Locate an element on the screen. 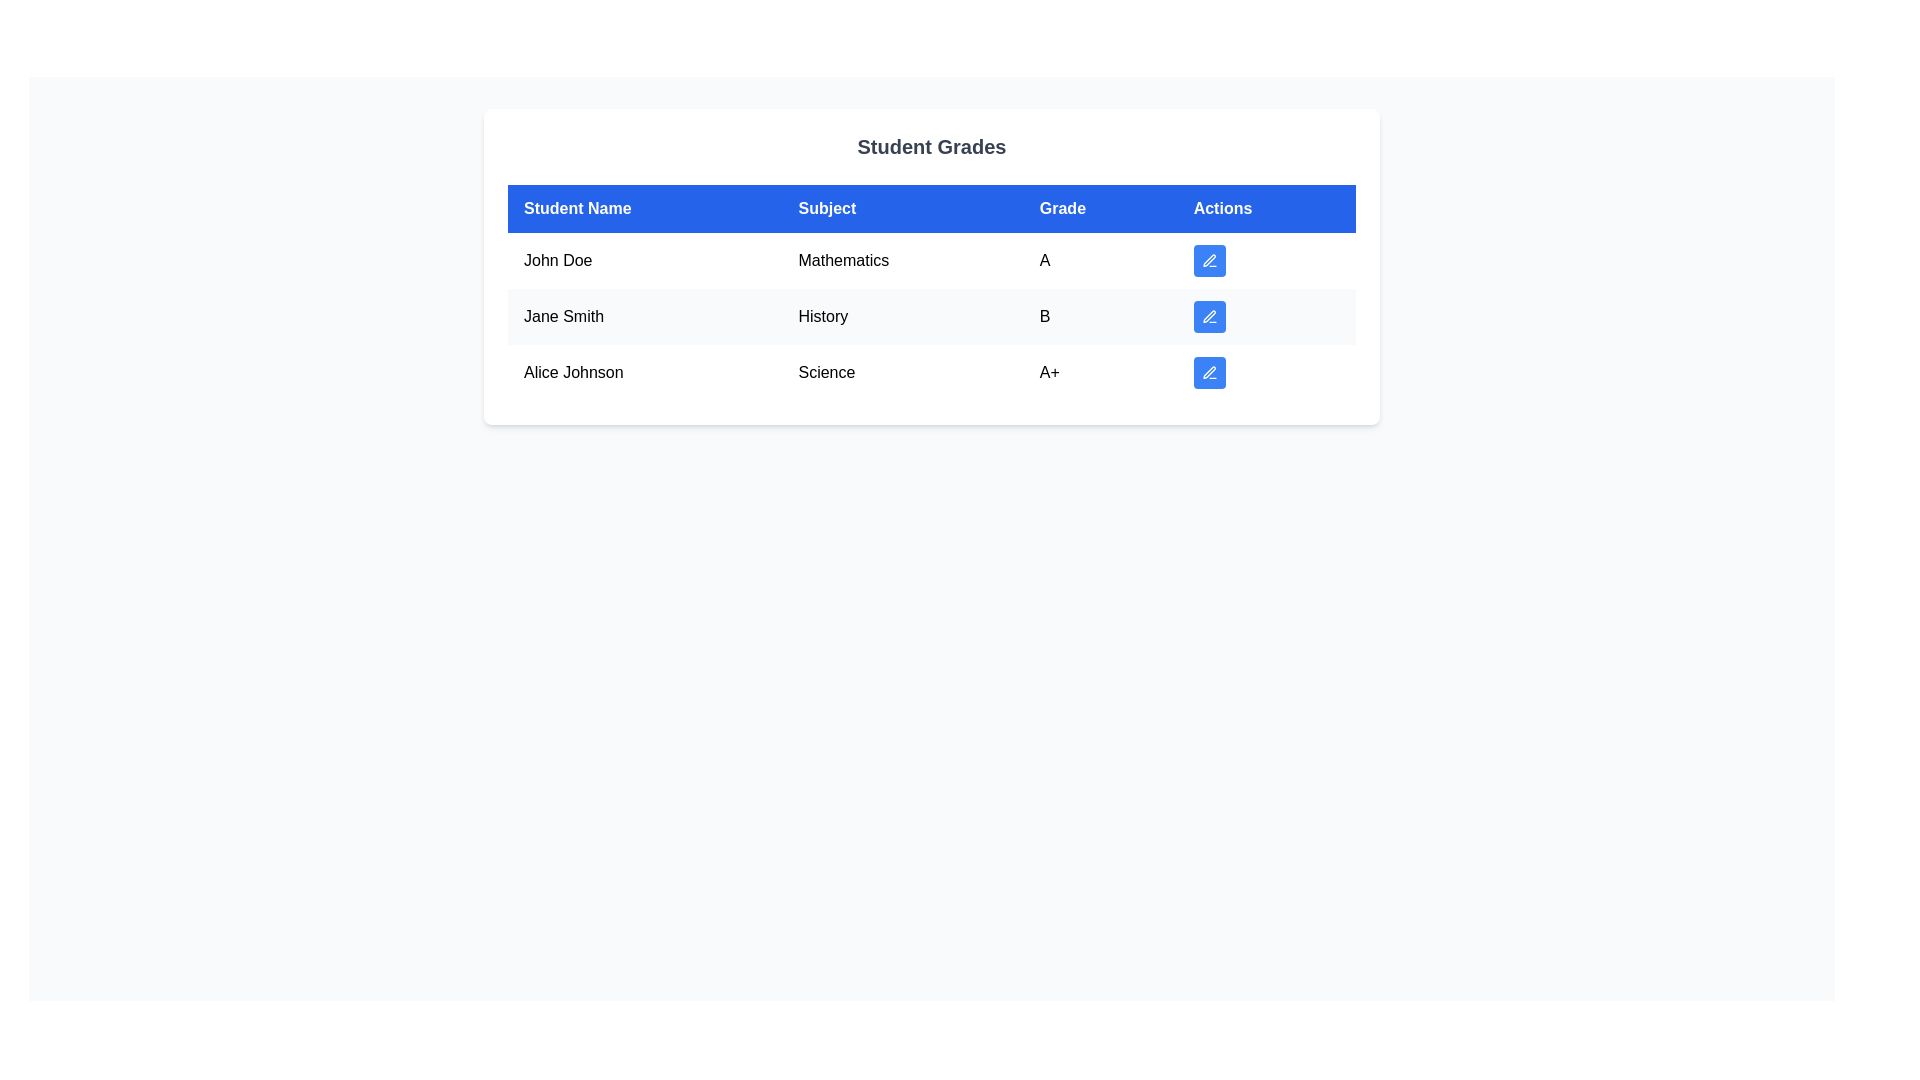  the button for editing the details related to the student 'Jane Smith' is located at coordinates (1208, 315).